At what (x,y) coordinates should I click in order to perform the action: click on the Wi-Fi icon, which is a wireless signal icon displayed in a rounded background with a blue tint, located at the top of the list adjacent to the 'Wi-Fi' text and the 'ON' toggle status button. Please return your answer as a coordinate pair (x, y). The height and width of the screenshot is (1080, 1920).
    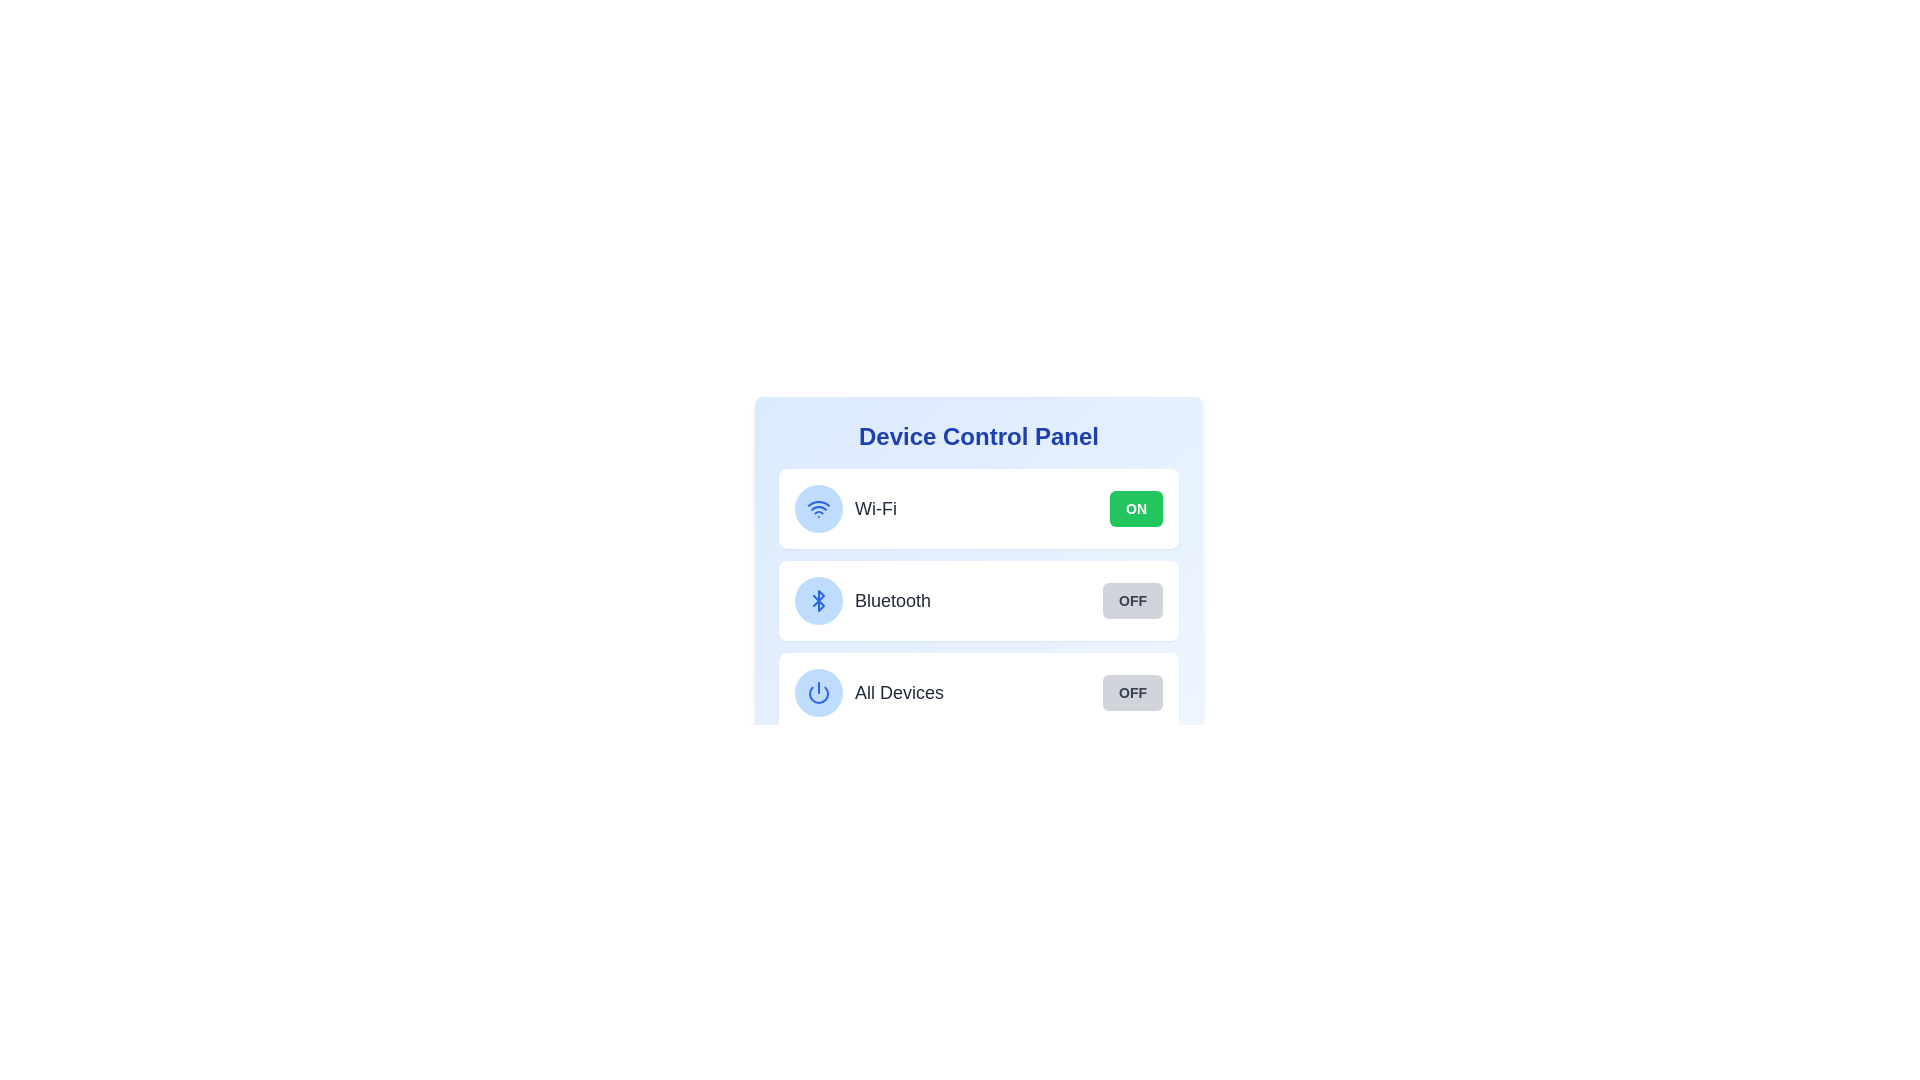
    Looking at the image, I should click on (819, 508).